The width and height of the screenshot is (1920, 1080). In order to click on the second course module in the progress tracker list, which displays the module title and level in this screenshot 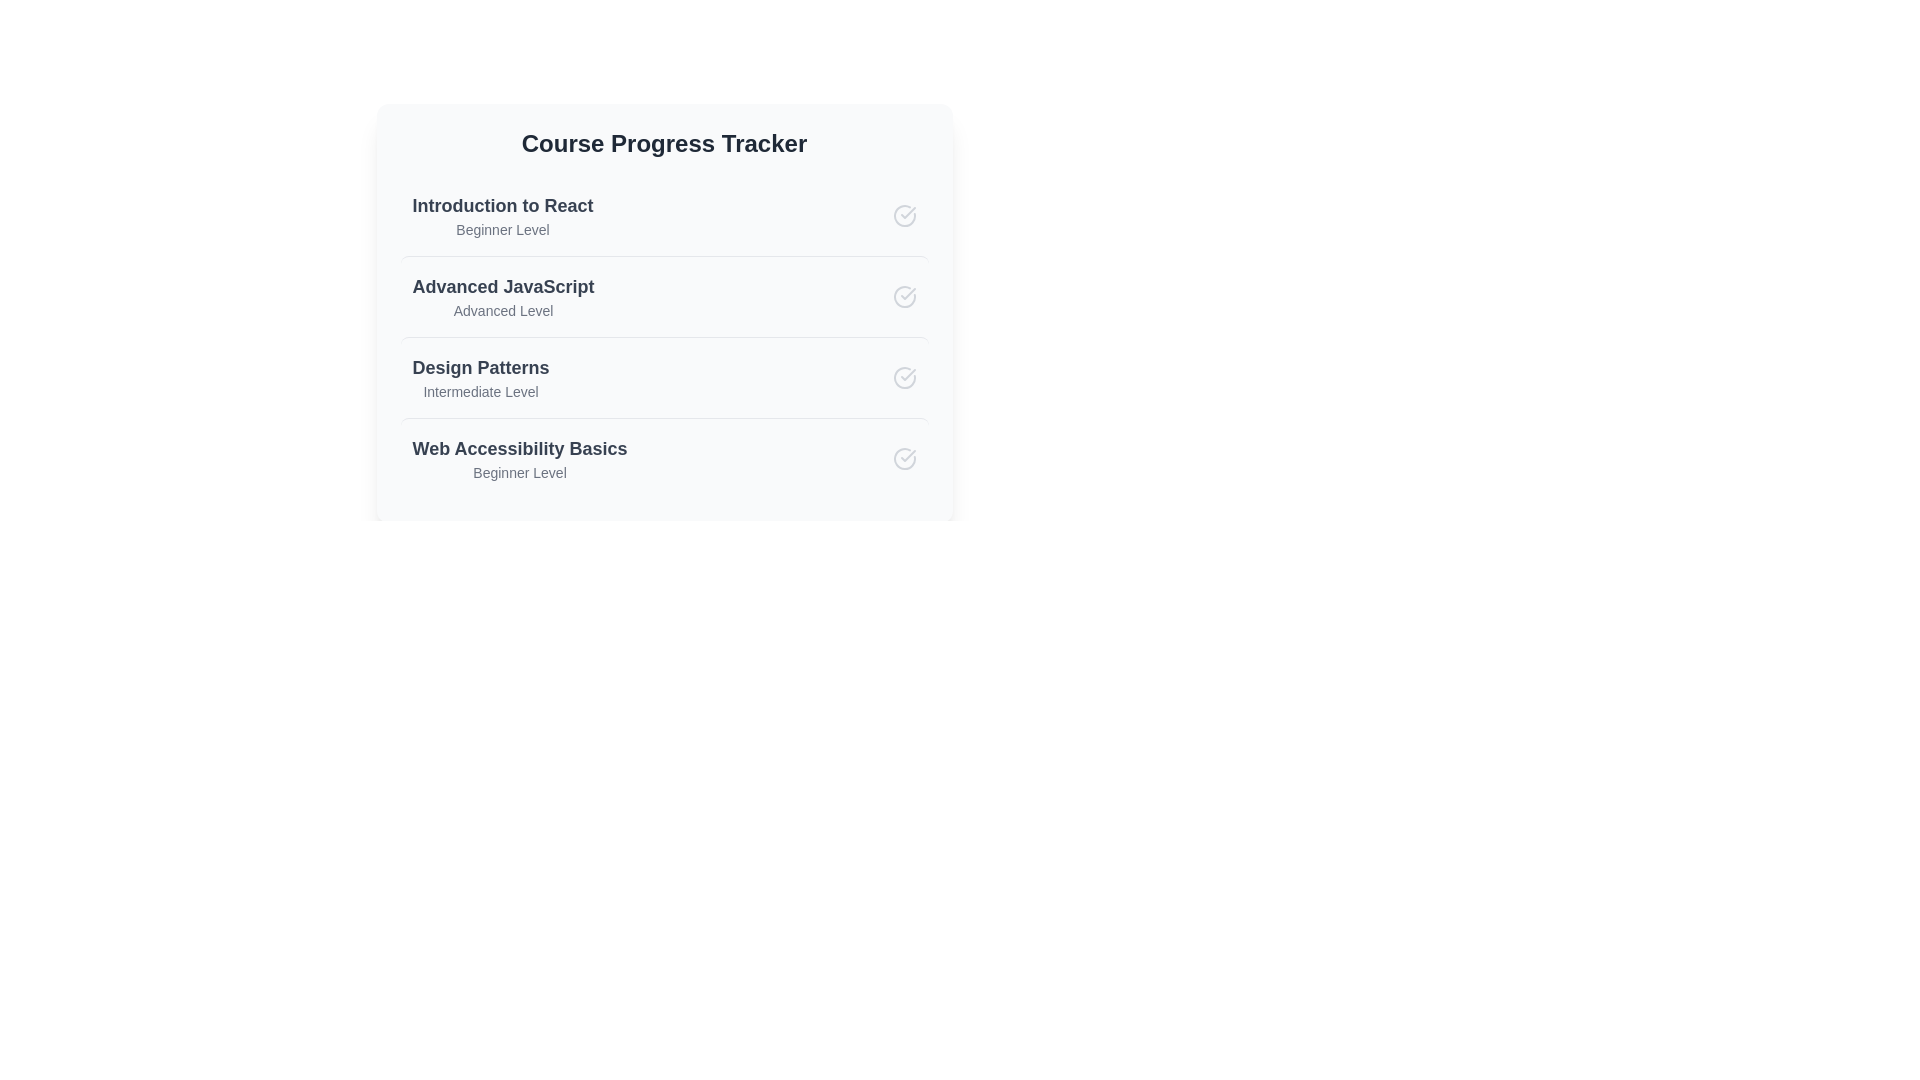, I will do `click(664, 313)`.